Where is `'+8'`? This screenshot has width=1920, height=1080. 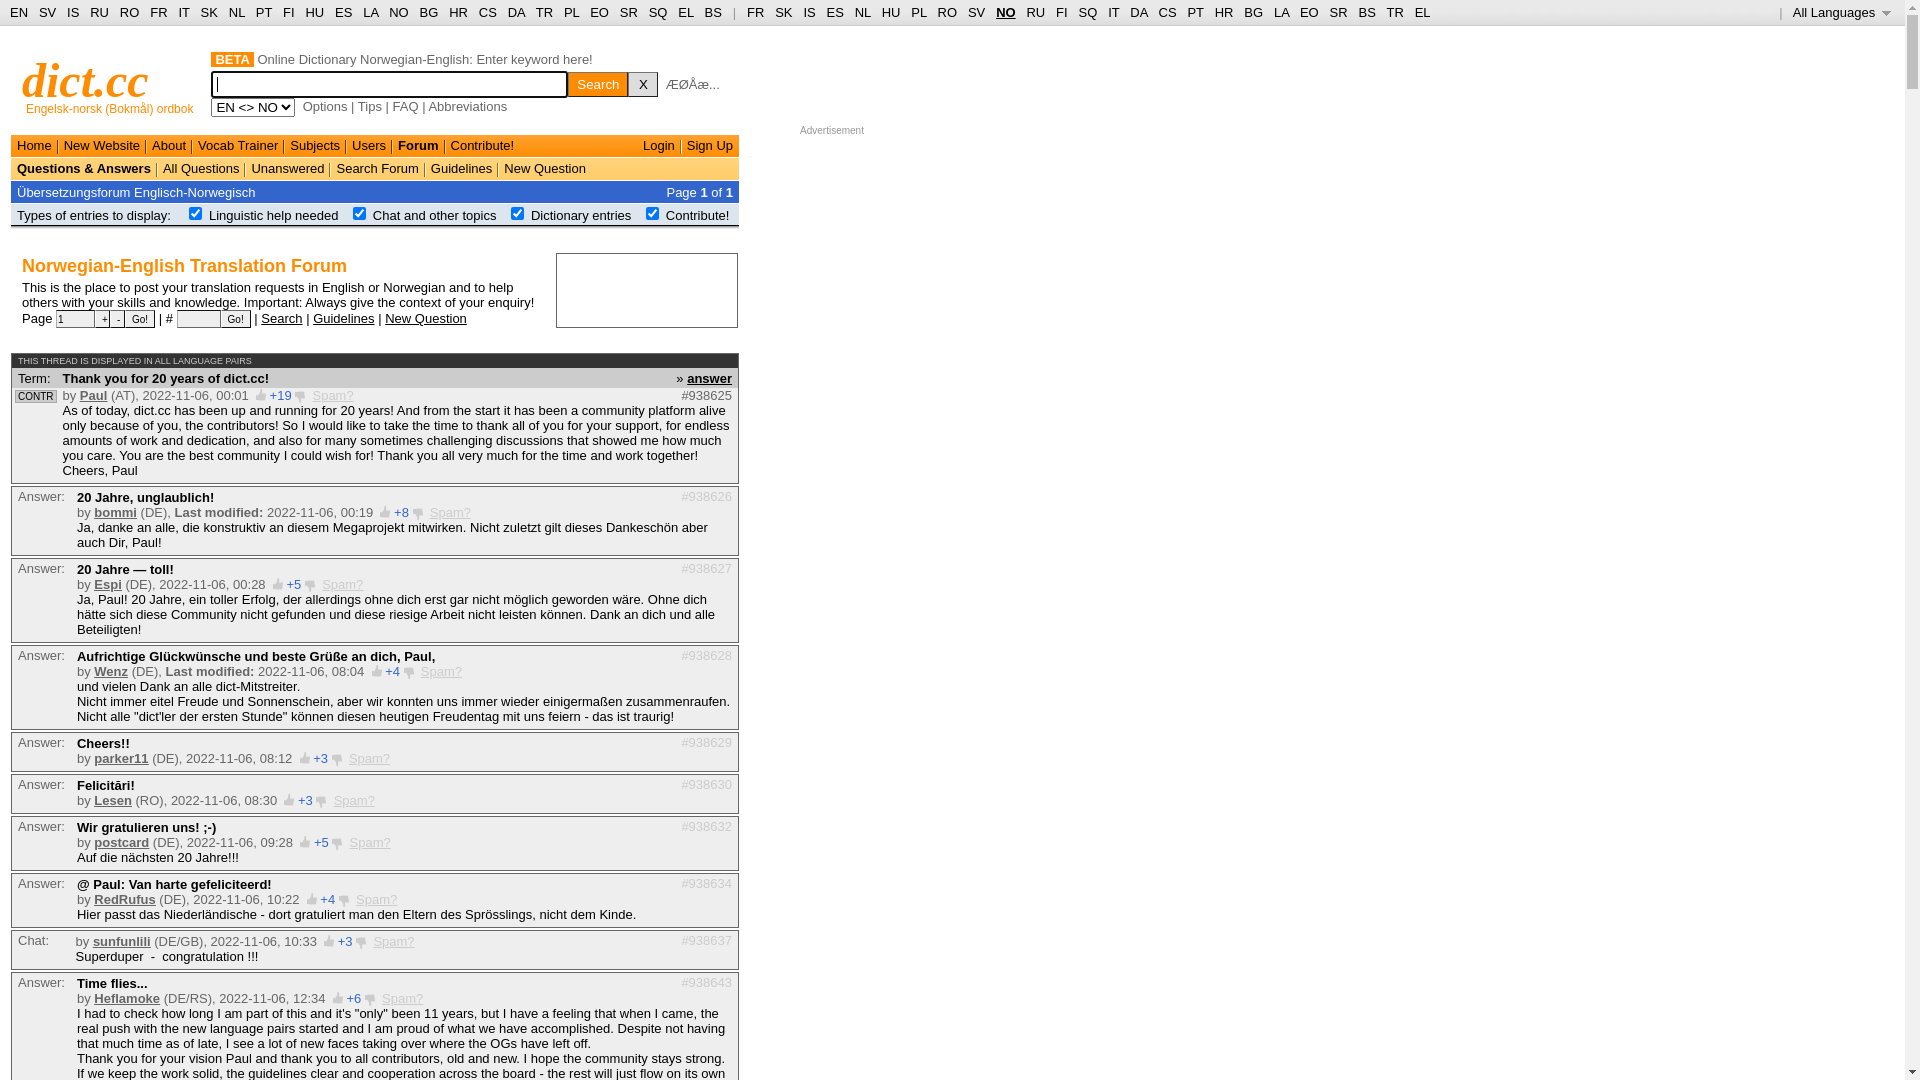
'+8' is located at coordinates (400, 511).